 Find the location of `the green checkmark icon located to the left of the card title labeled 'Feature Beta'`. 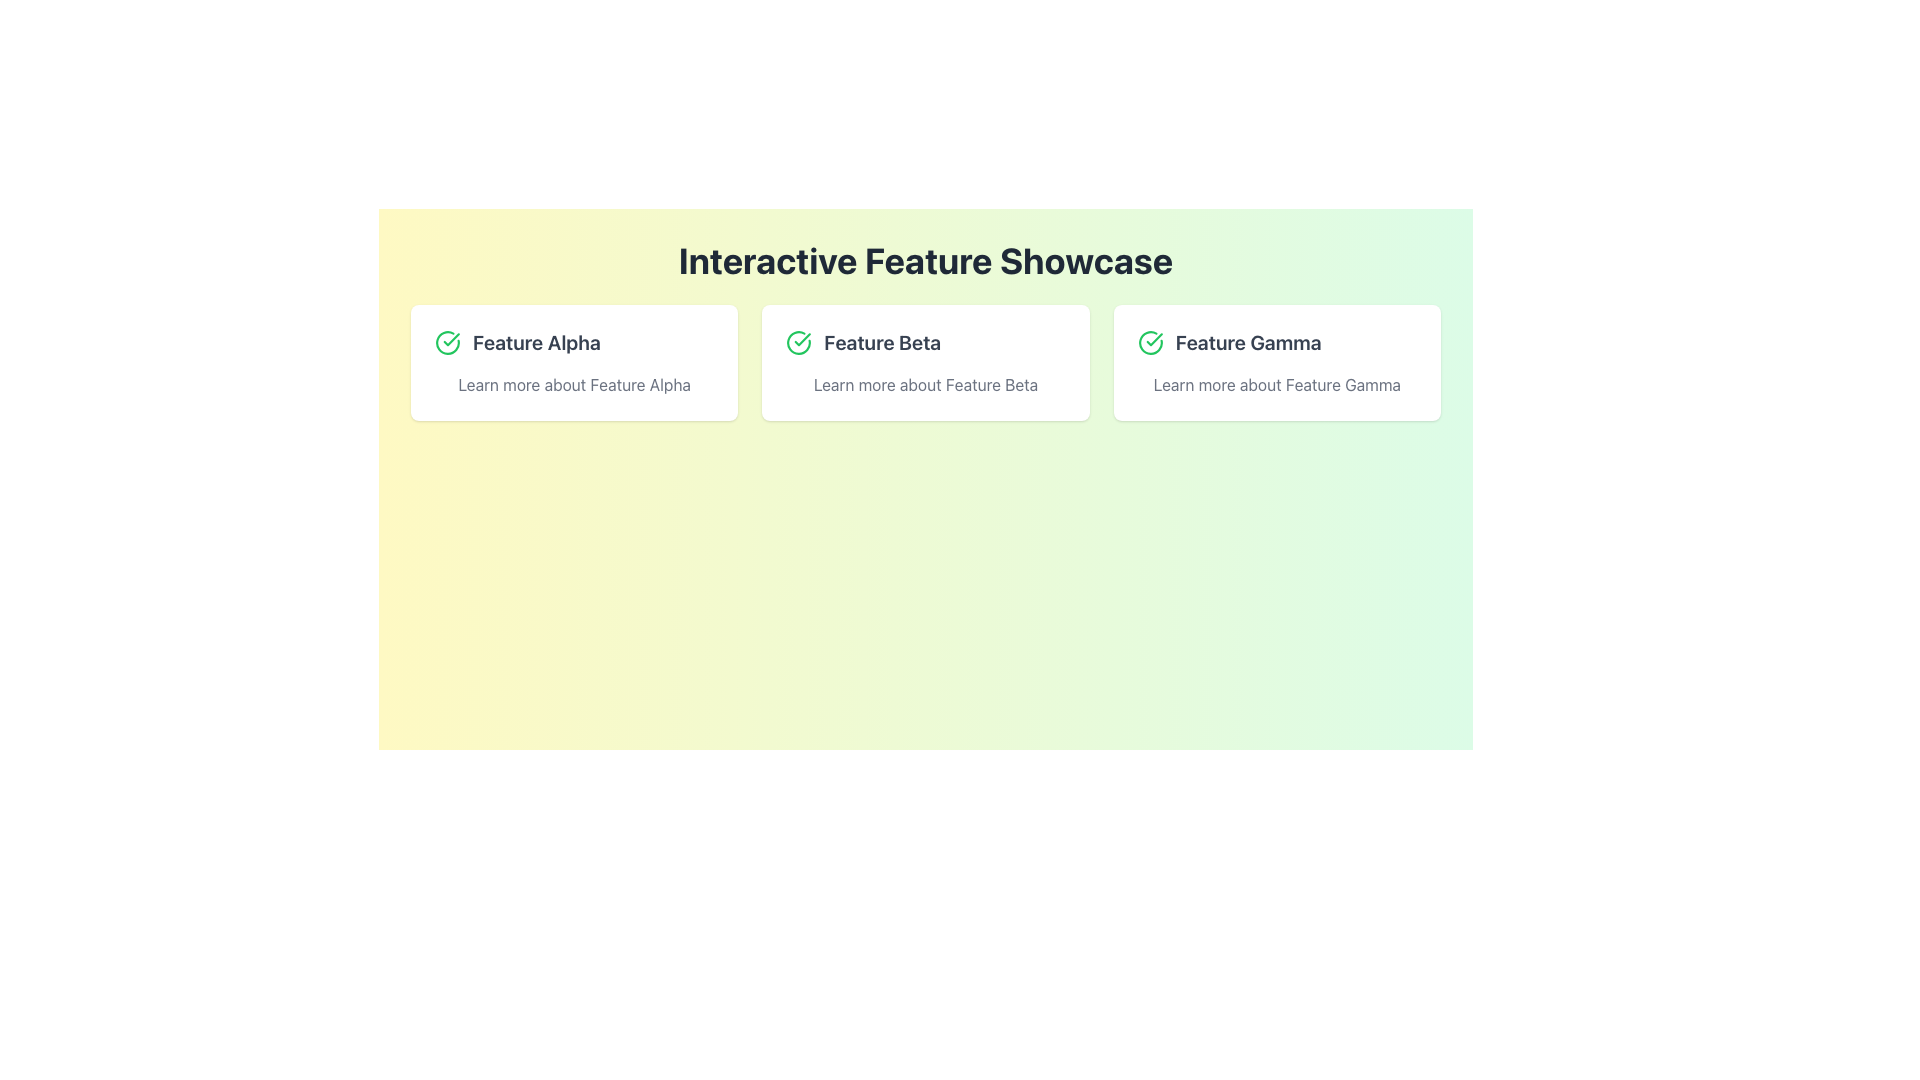

the green checkmark icon located to the left of the card title labeled 'Feature Beta' is located at coordinates (1154, 338).